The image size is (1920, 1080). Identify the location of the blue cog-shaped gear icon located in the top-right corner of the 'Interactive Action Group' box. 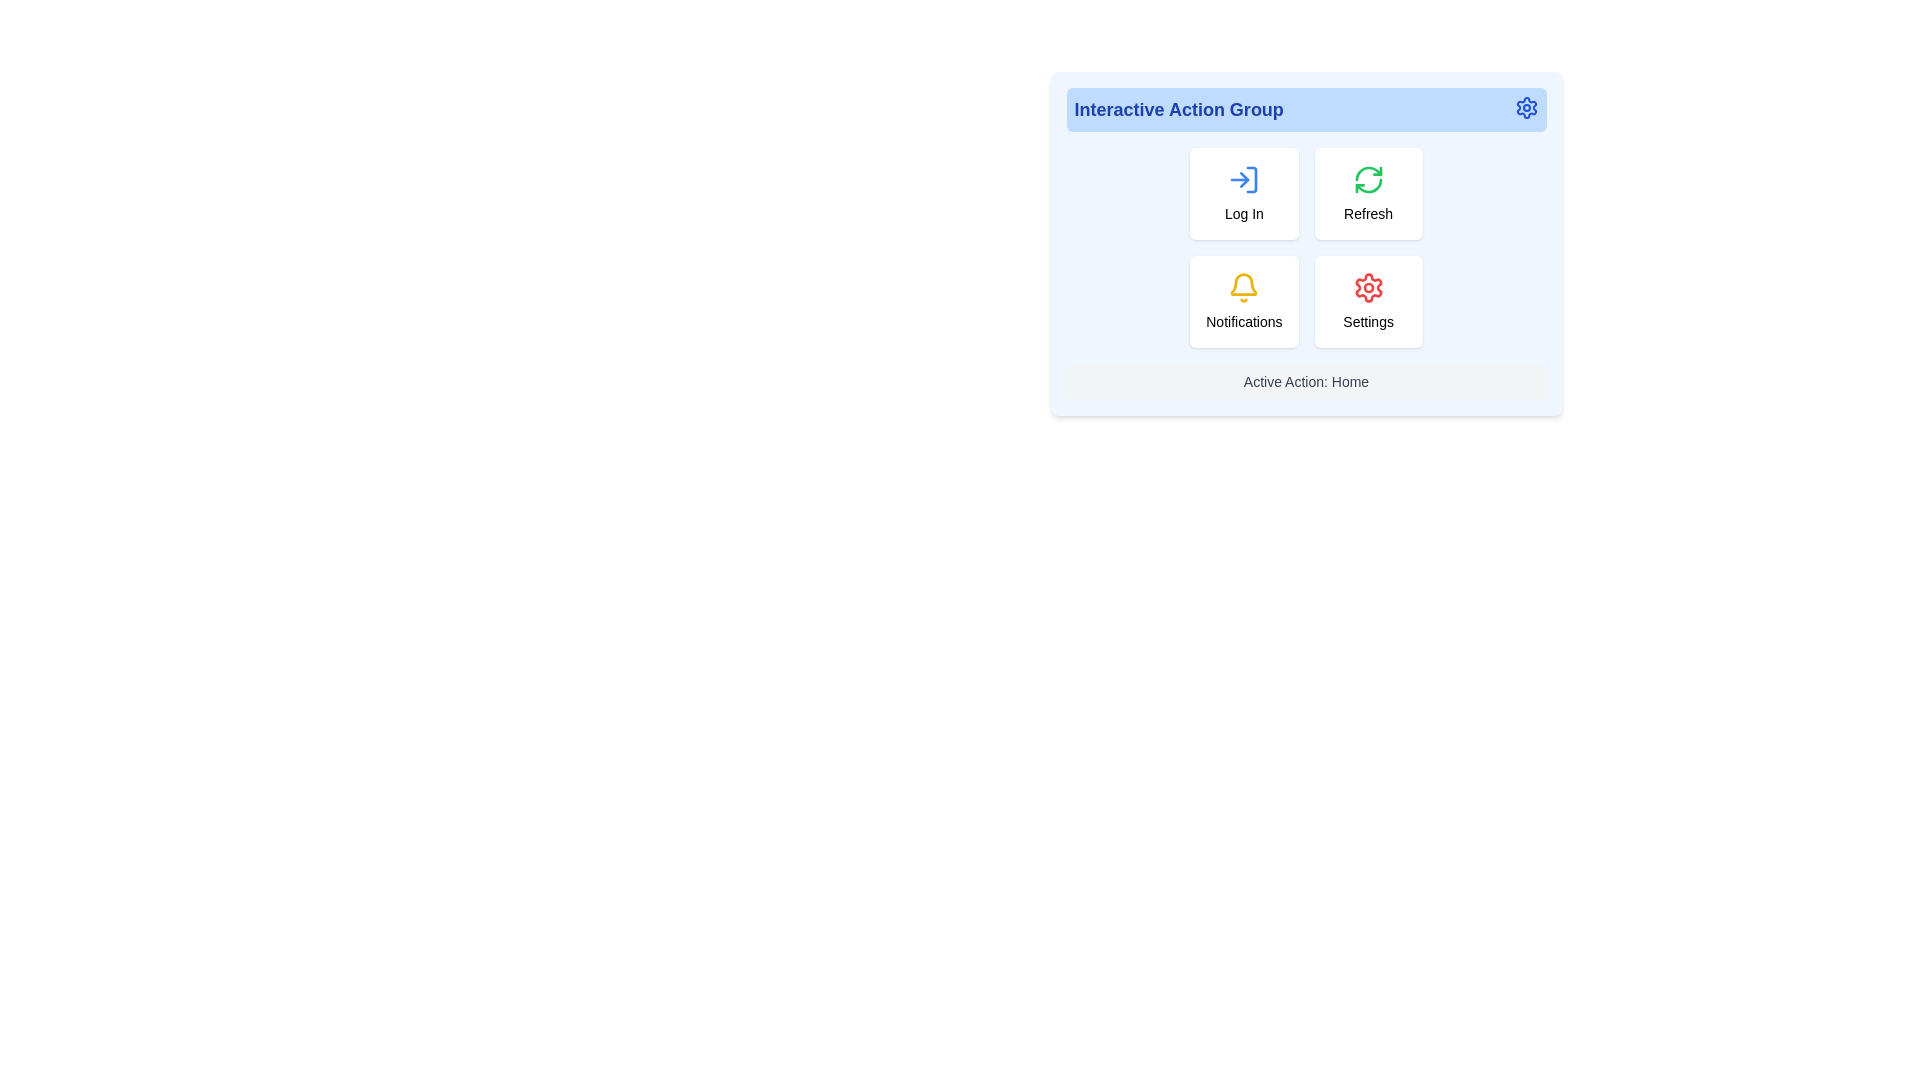
(1525, 108).